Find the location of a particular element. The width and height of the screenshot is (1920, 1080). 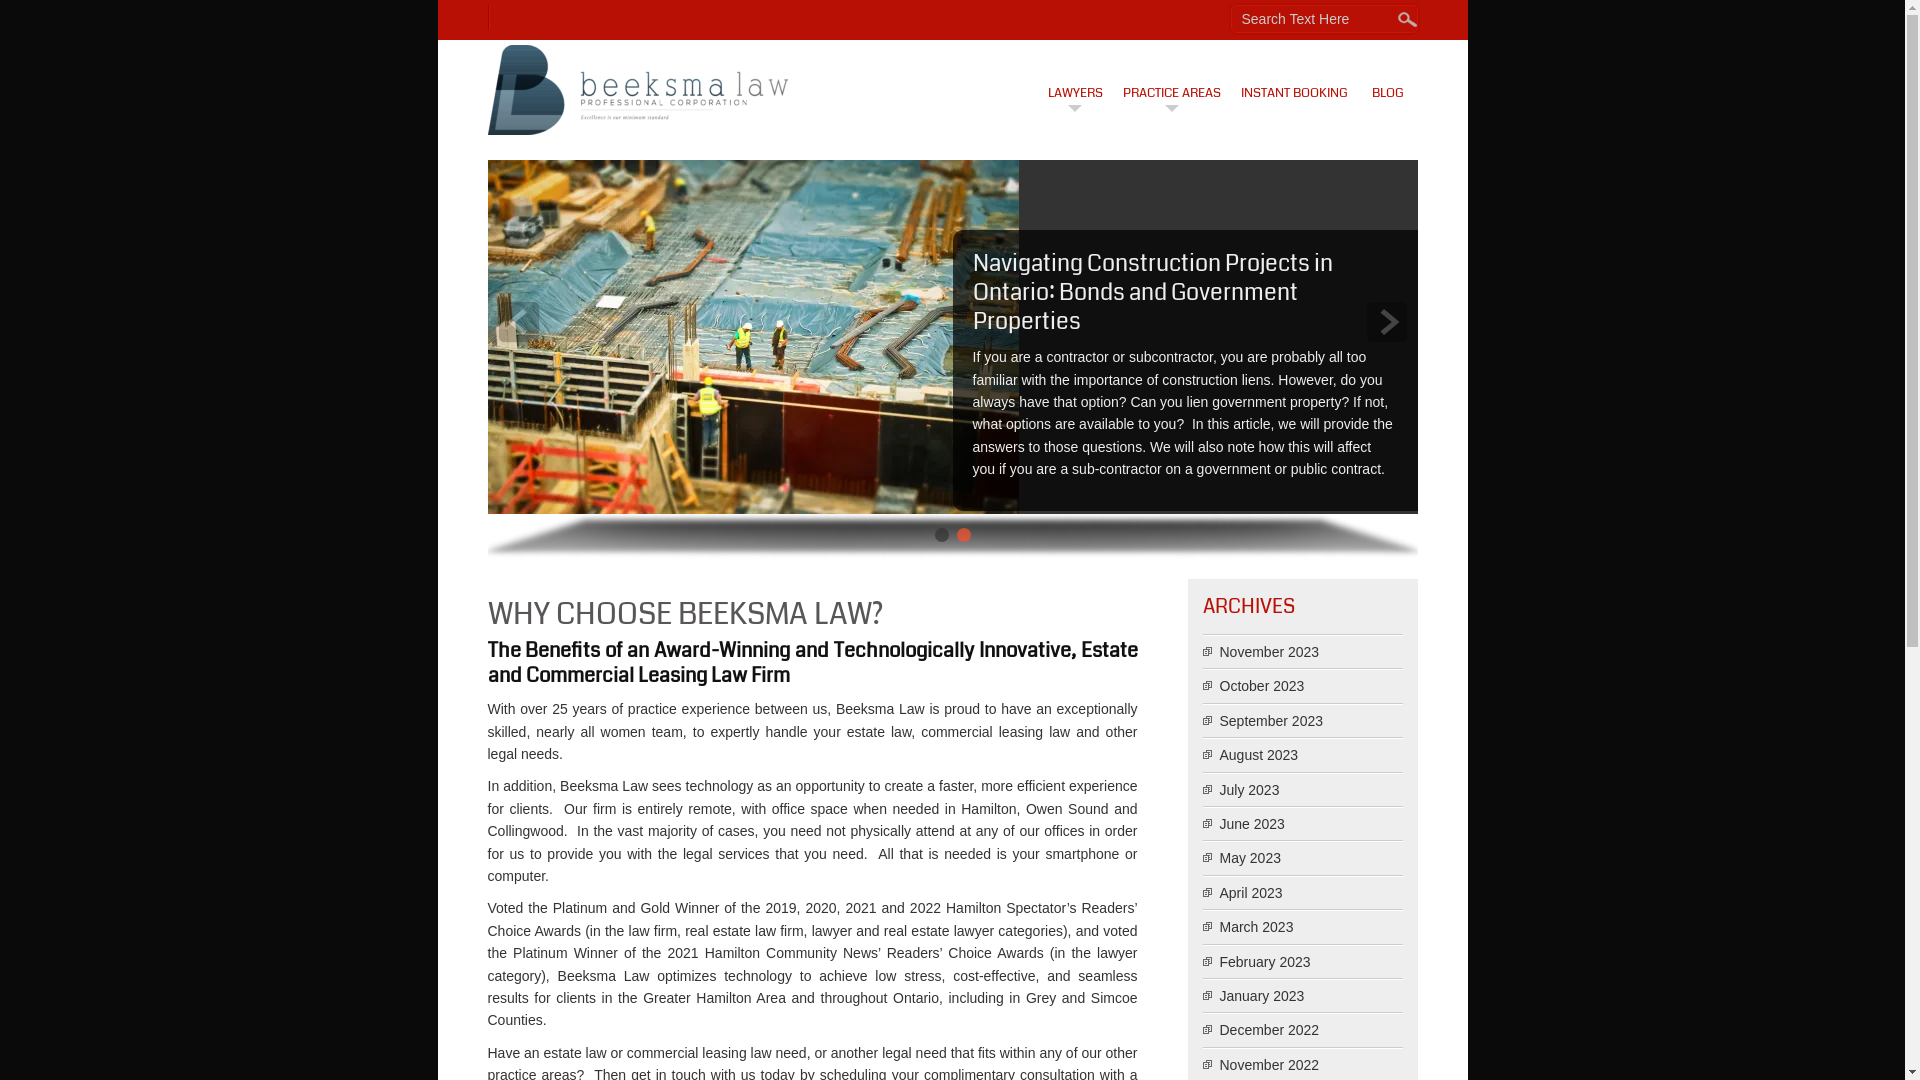

'INSTANT BOOKING' is located at coordinates (1294, 79).